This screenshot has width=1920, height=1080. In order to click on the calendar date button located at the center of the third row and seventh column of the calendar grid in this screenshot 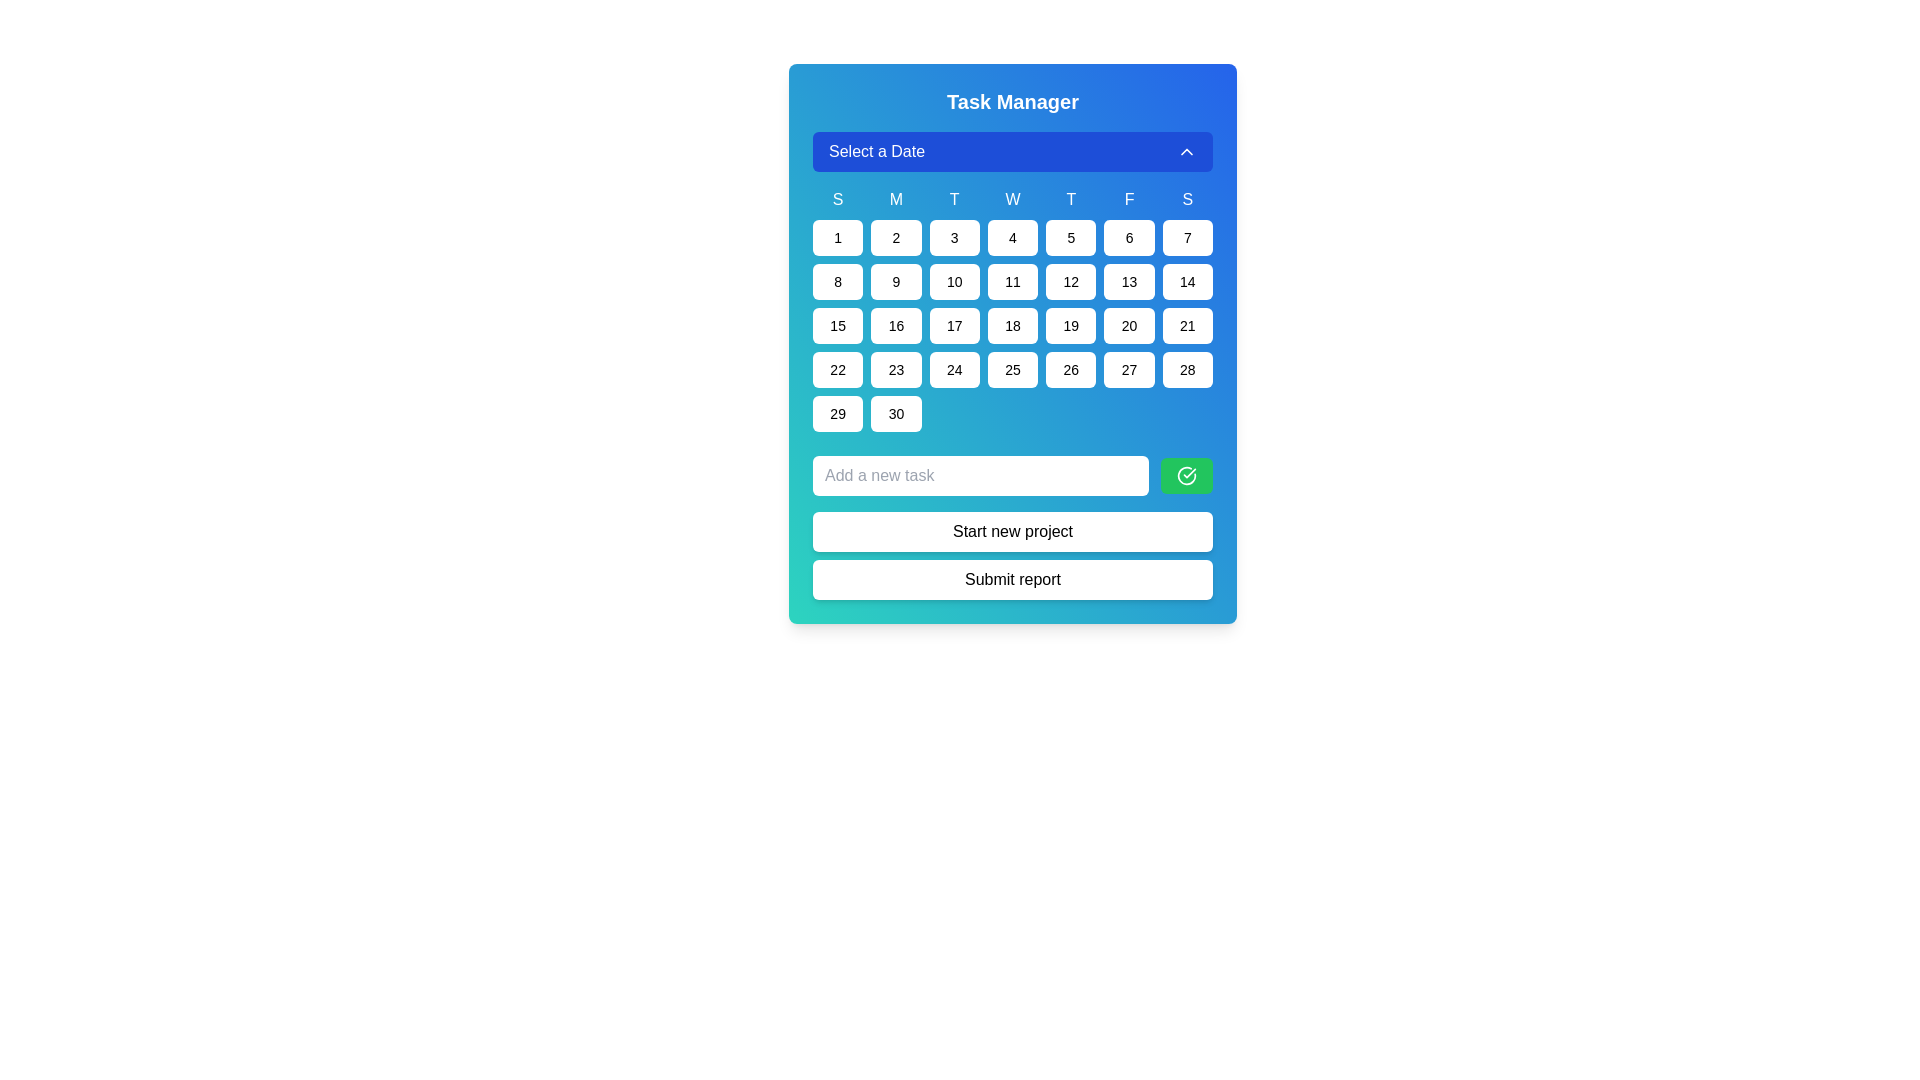, I will do `click(1187, 281)`.